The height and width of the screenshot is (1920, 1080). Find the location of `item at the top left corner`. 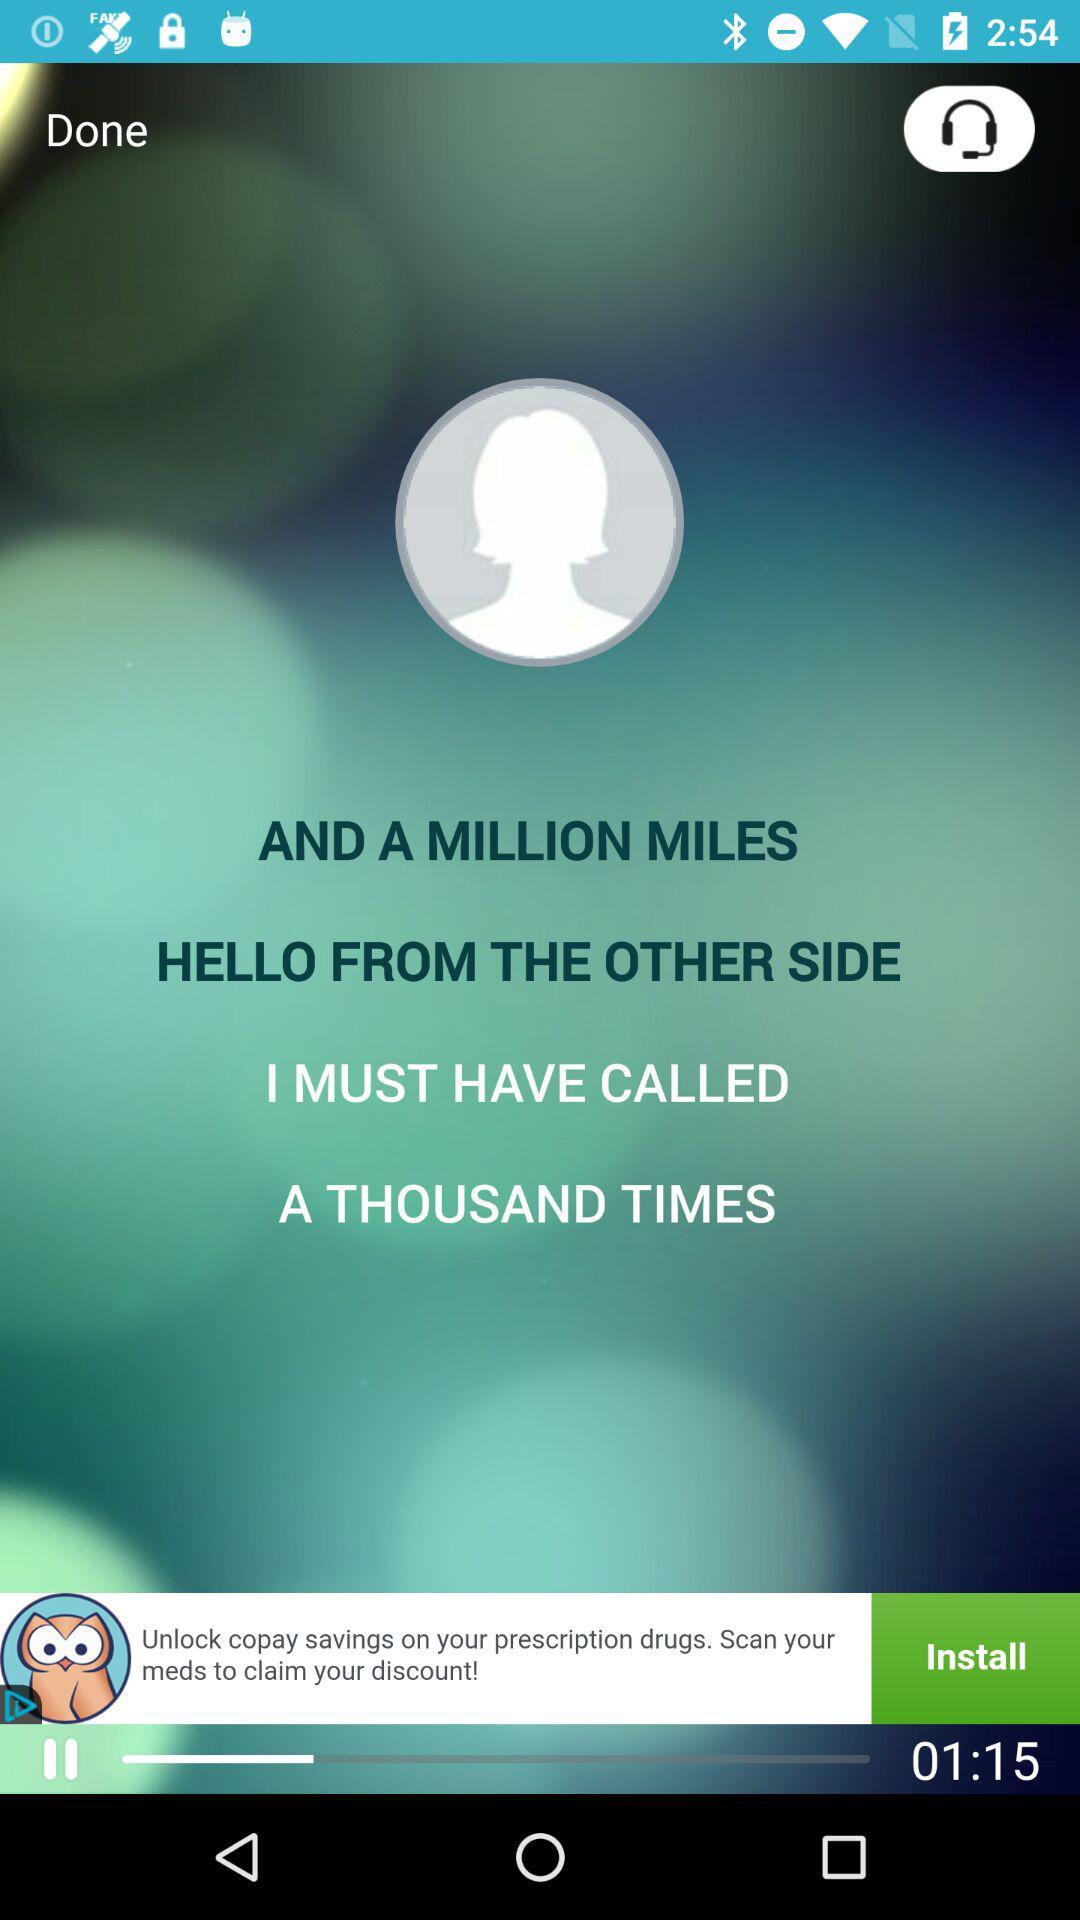

item at the top left corner is located at coordinates (96, 127).